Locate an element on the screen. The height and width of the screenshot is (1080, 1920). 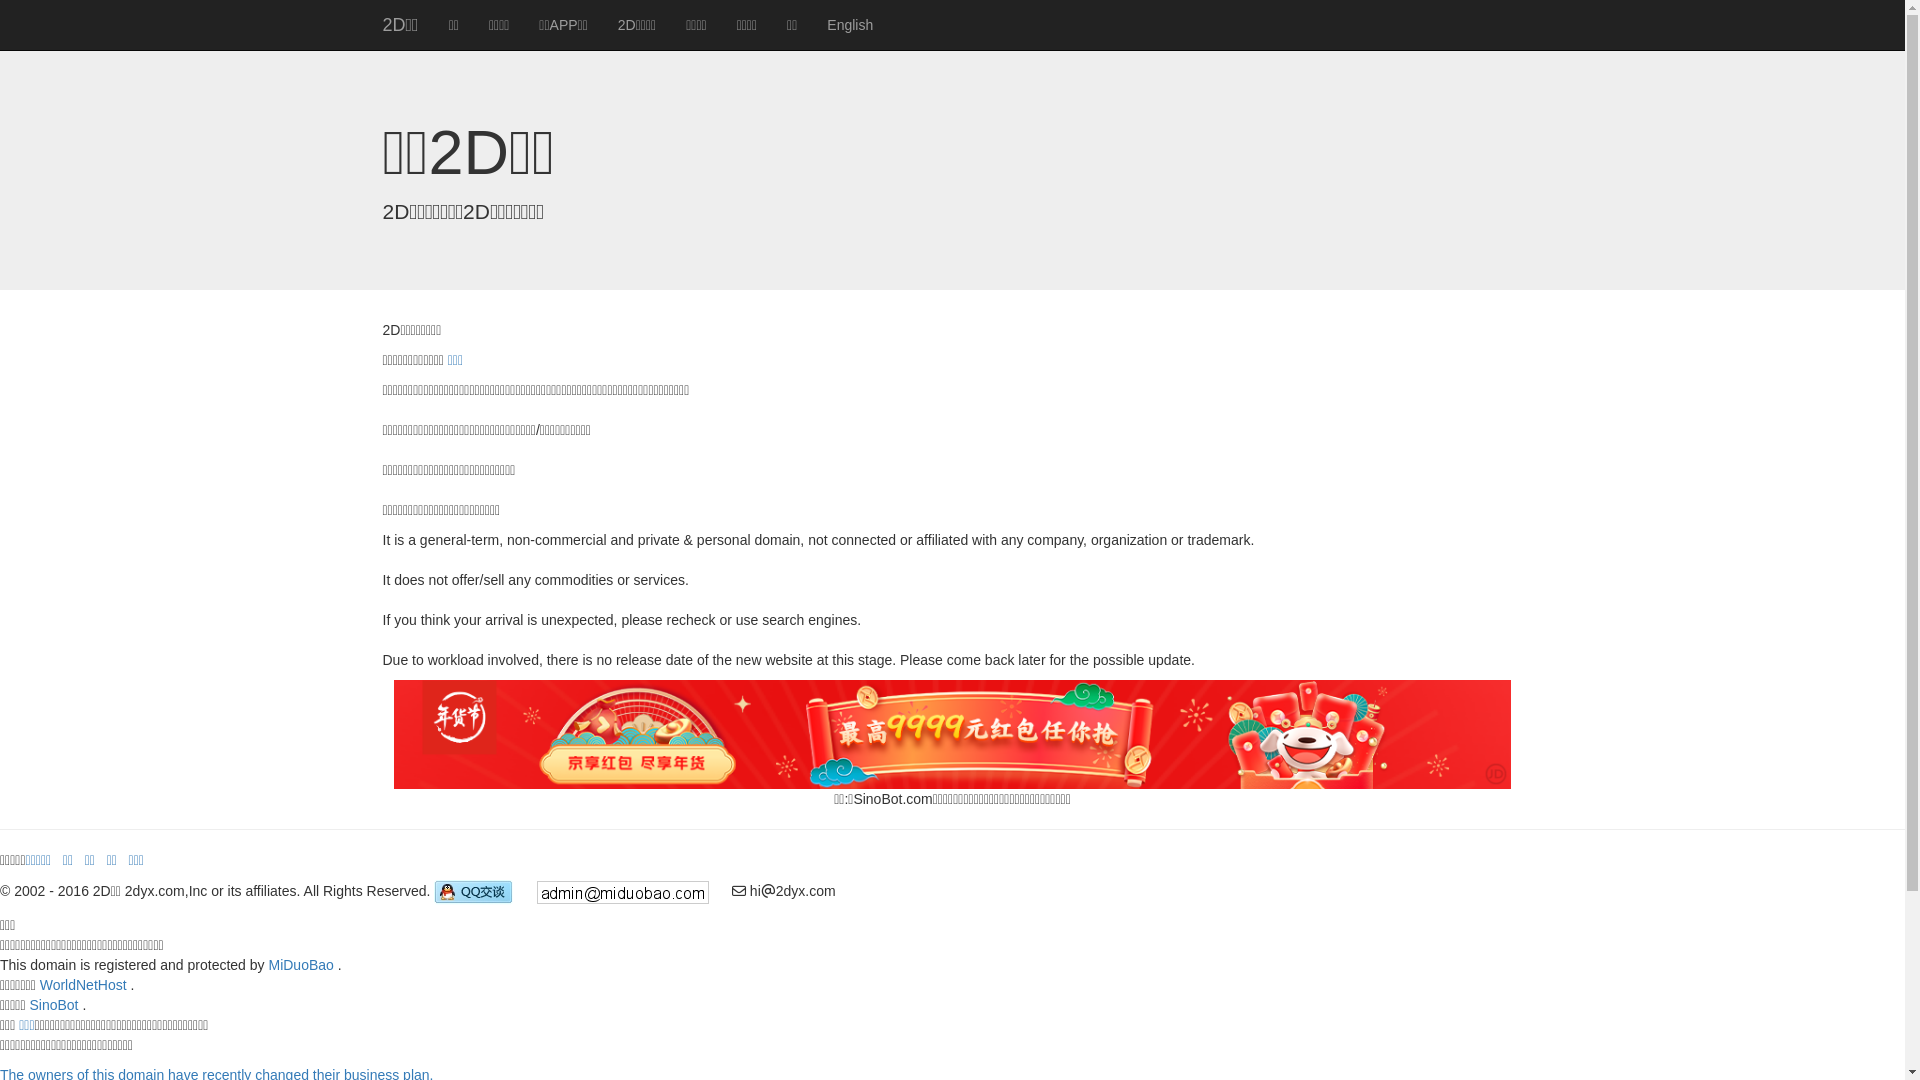
'MiDuoBao' is located at coordinates (299, 963).